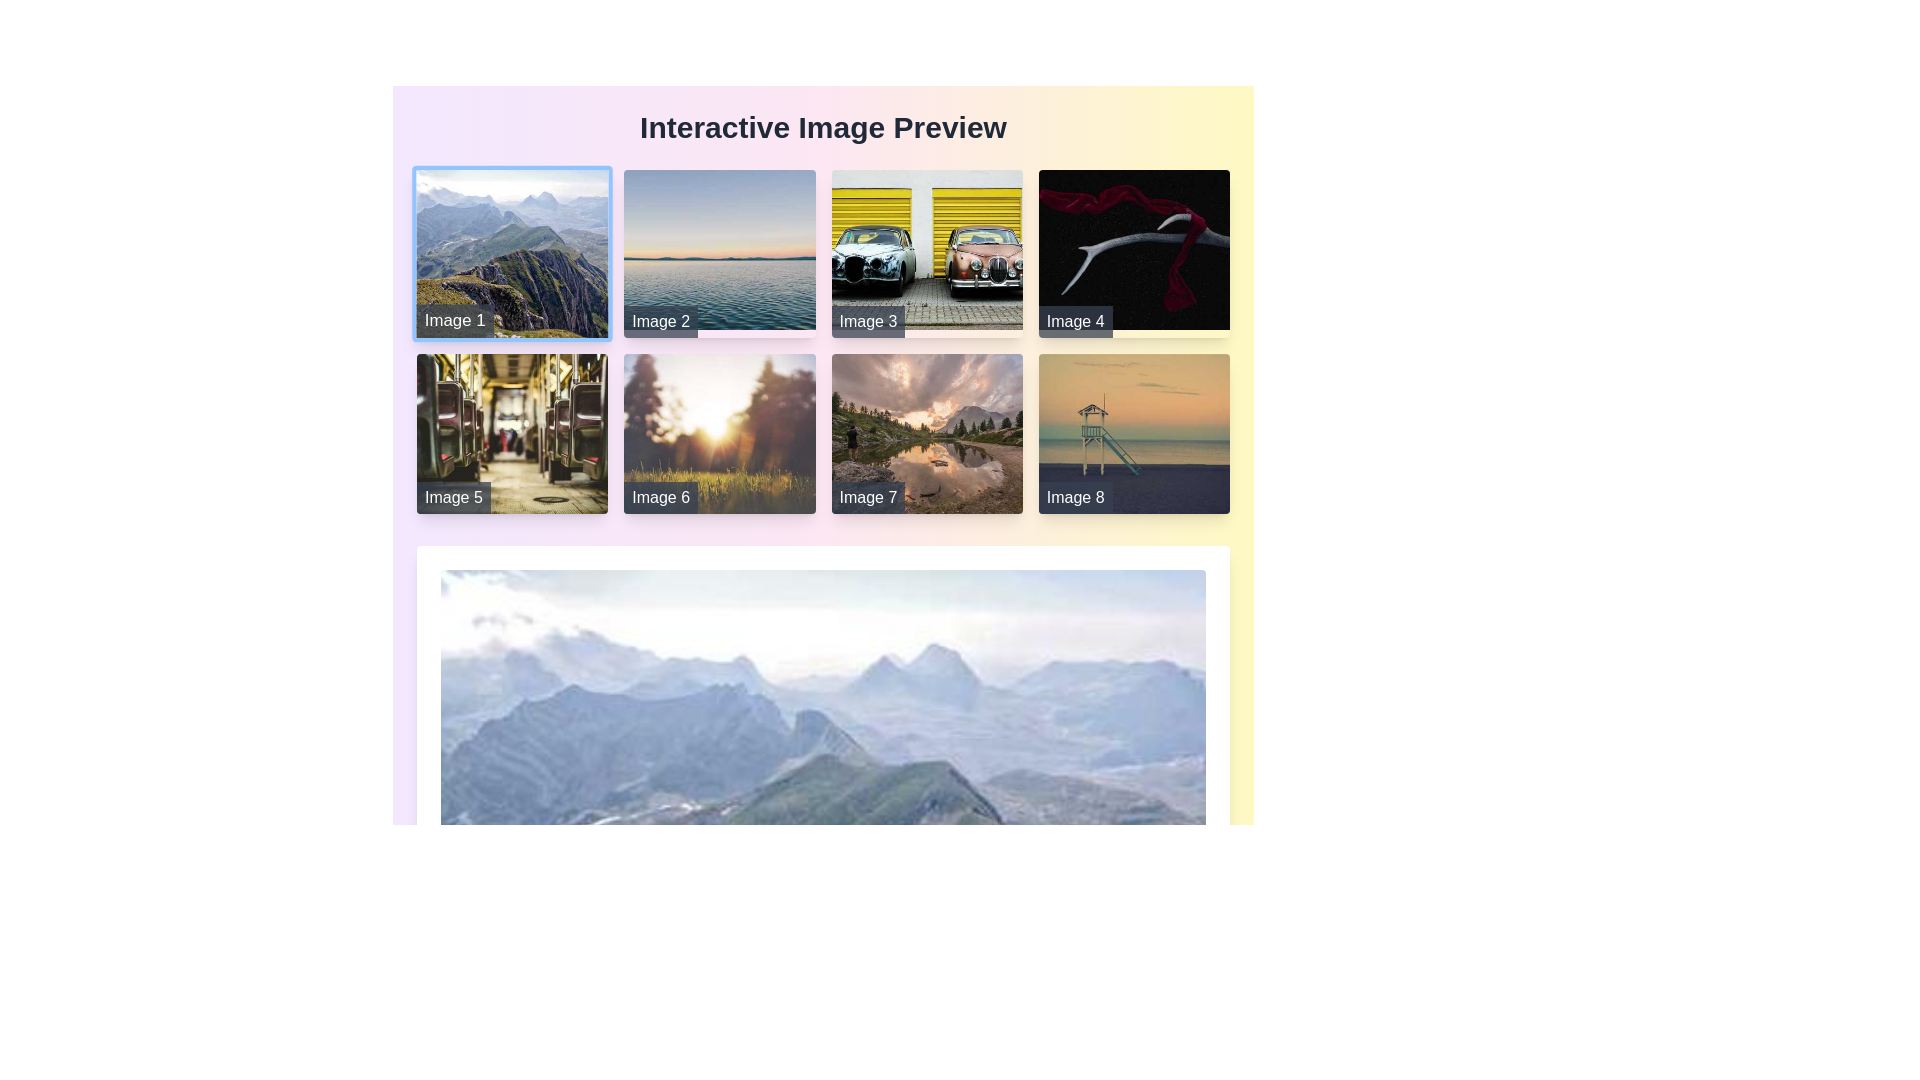  Describe the element at coordinates (1134, 433) in the screenshot. I see `the Image Card displaying a scenic beach view labeled 'Image 8' in the lower-right corner of the grid` at that location.